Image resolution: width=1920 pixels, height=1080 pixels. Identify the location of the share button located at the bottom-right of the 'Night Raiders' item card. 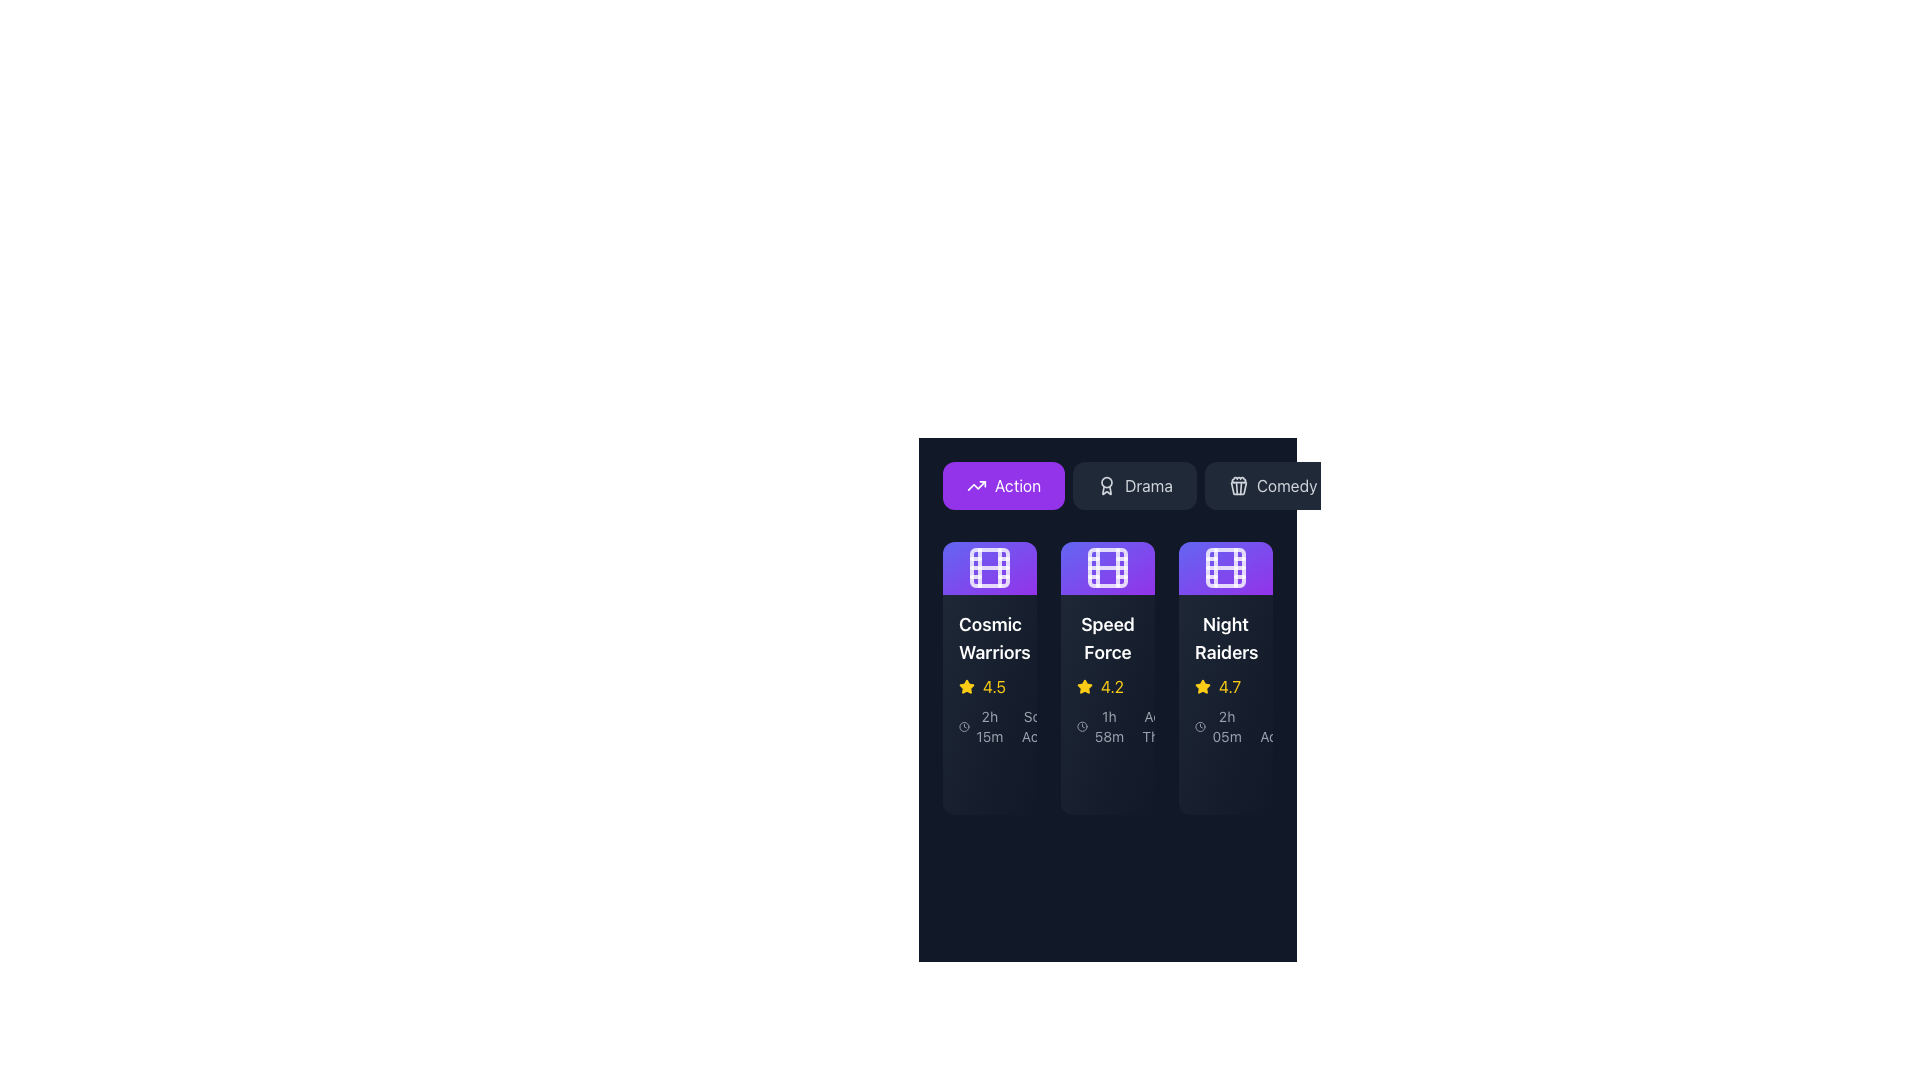
(1224, 777).